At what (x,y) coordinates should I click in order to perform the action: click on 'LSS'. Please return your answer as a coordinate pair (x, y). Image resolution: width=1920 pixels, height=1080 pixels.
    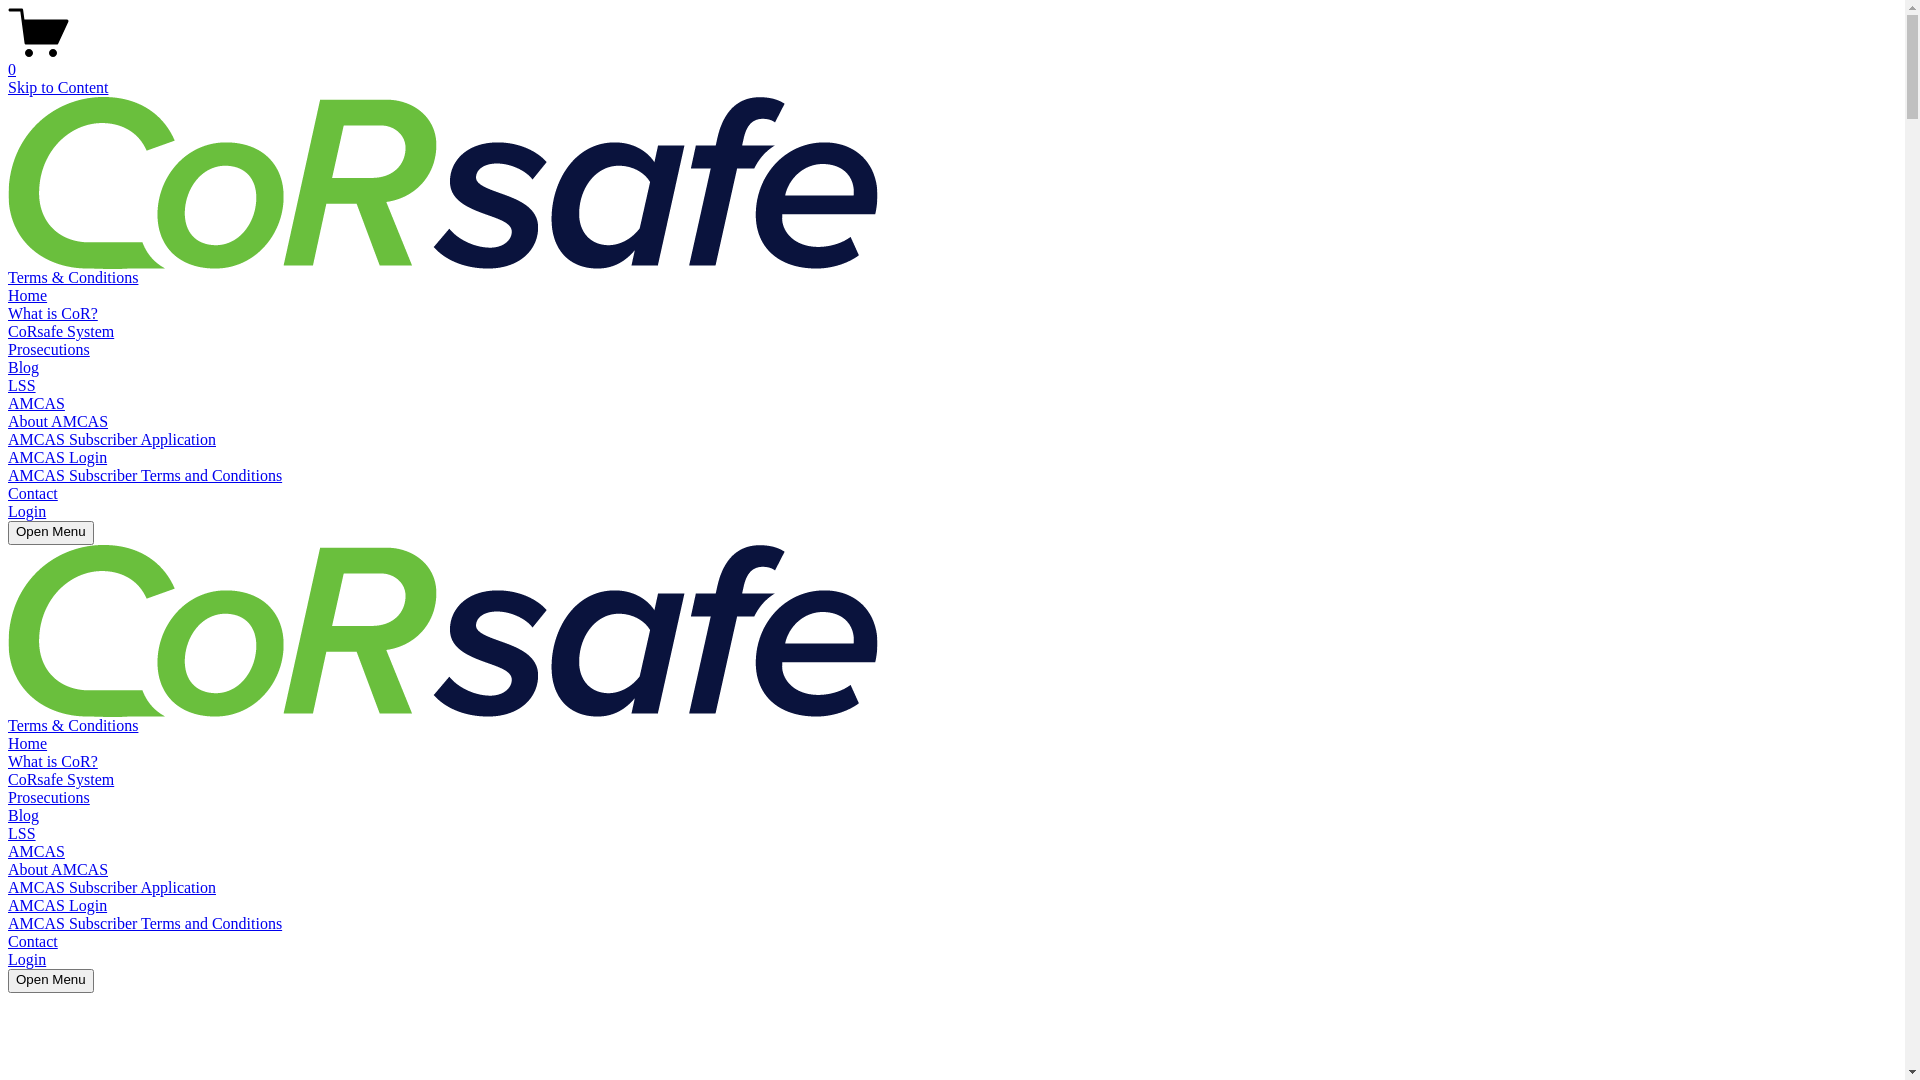
    Looking at the image, I should click on (22, 385).